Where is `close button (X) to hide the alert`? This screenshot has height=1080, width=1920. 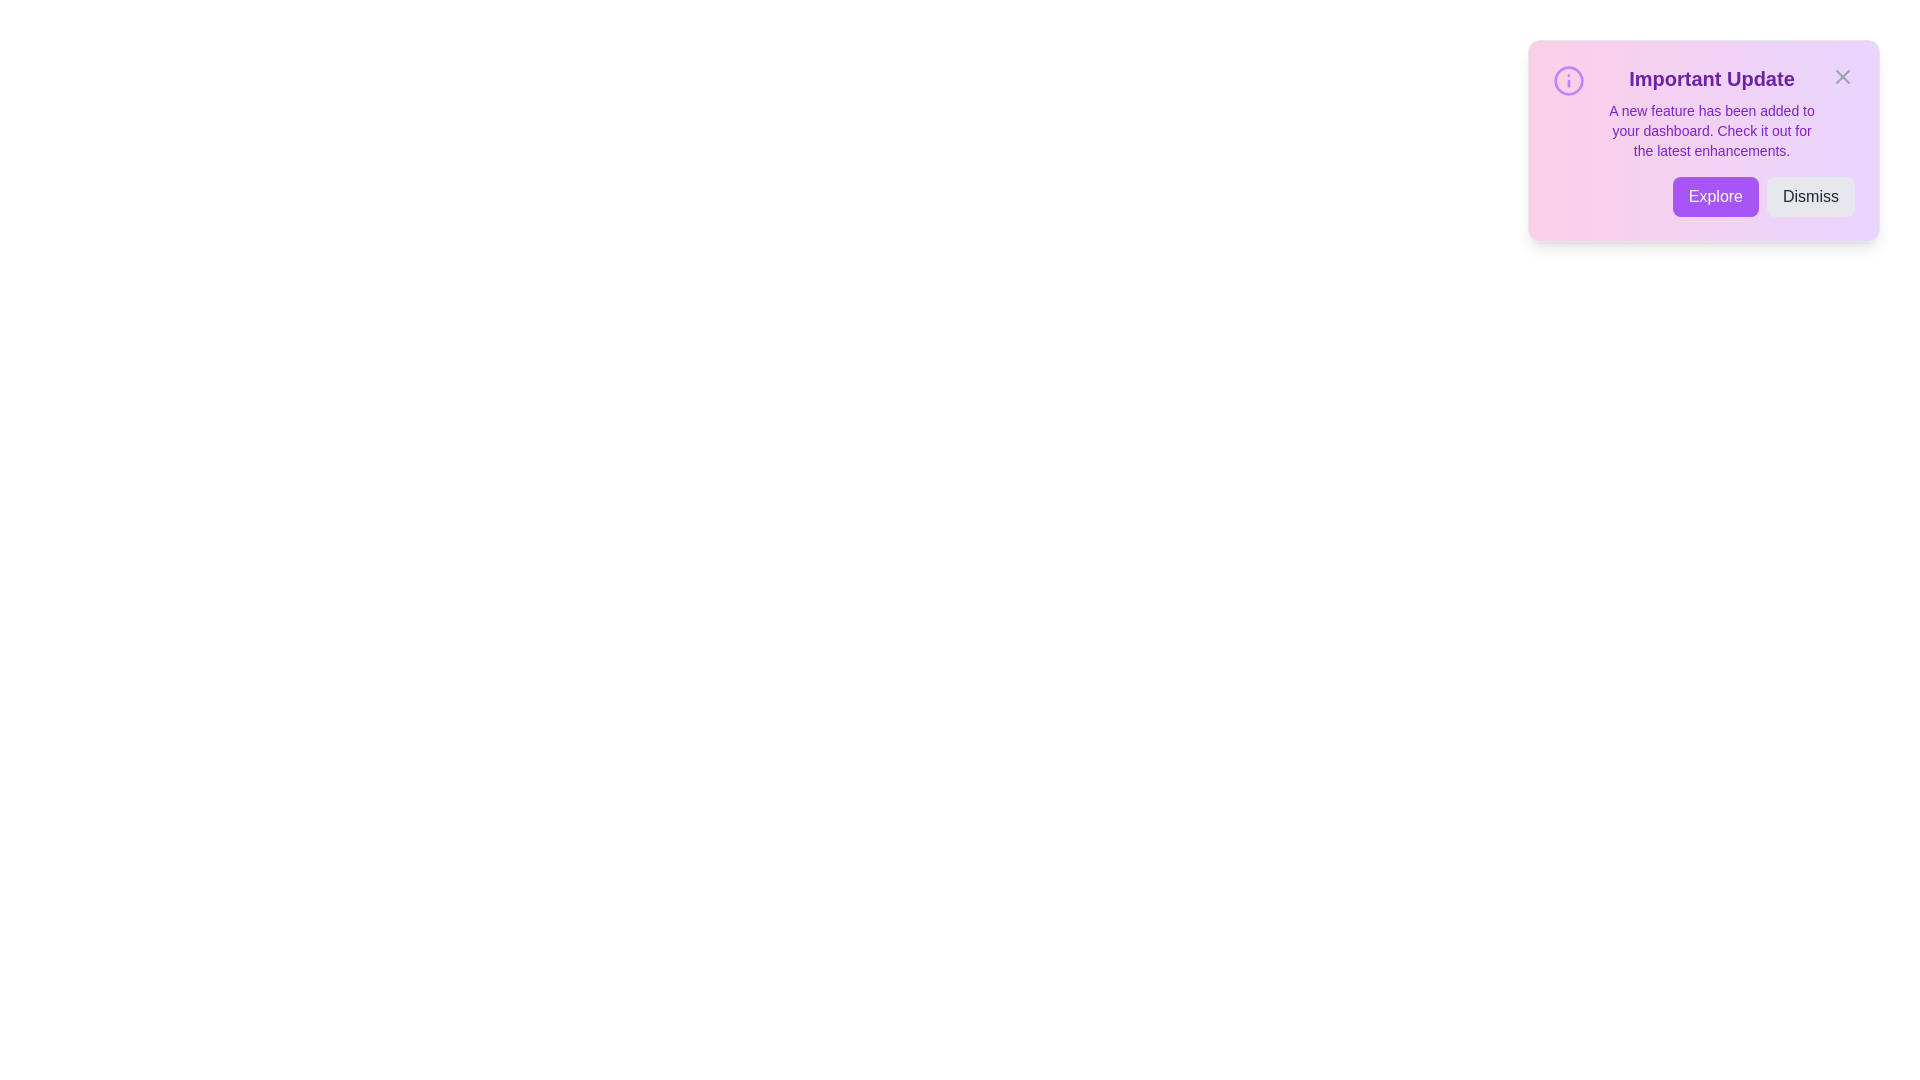
close button (X) to hide the alert is located at coordinates (1842, 76).